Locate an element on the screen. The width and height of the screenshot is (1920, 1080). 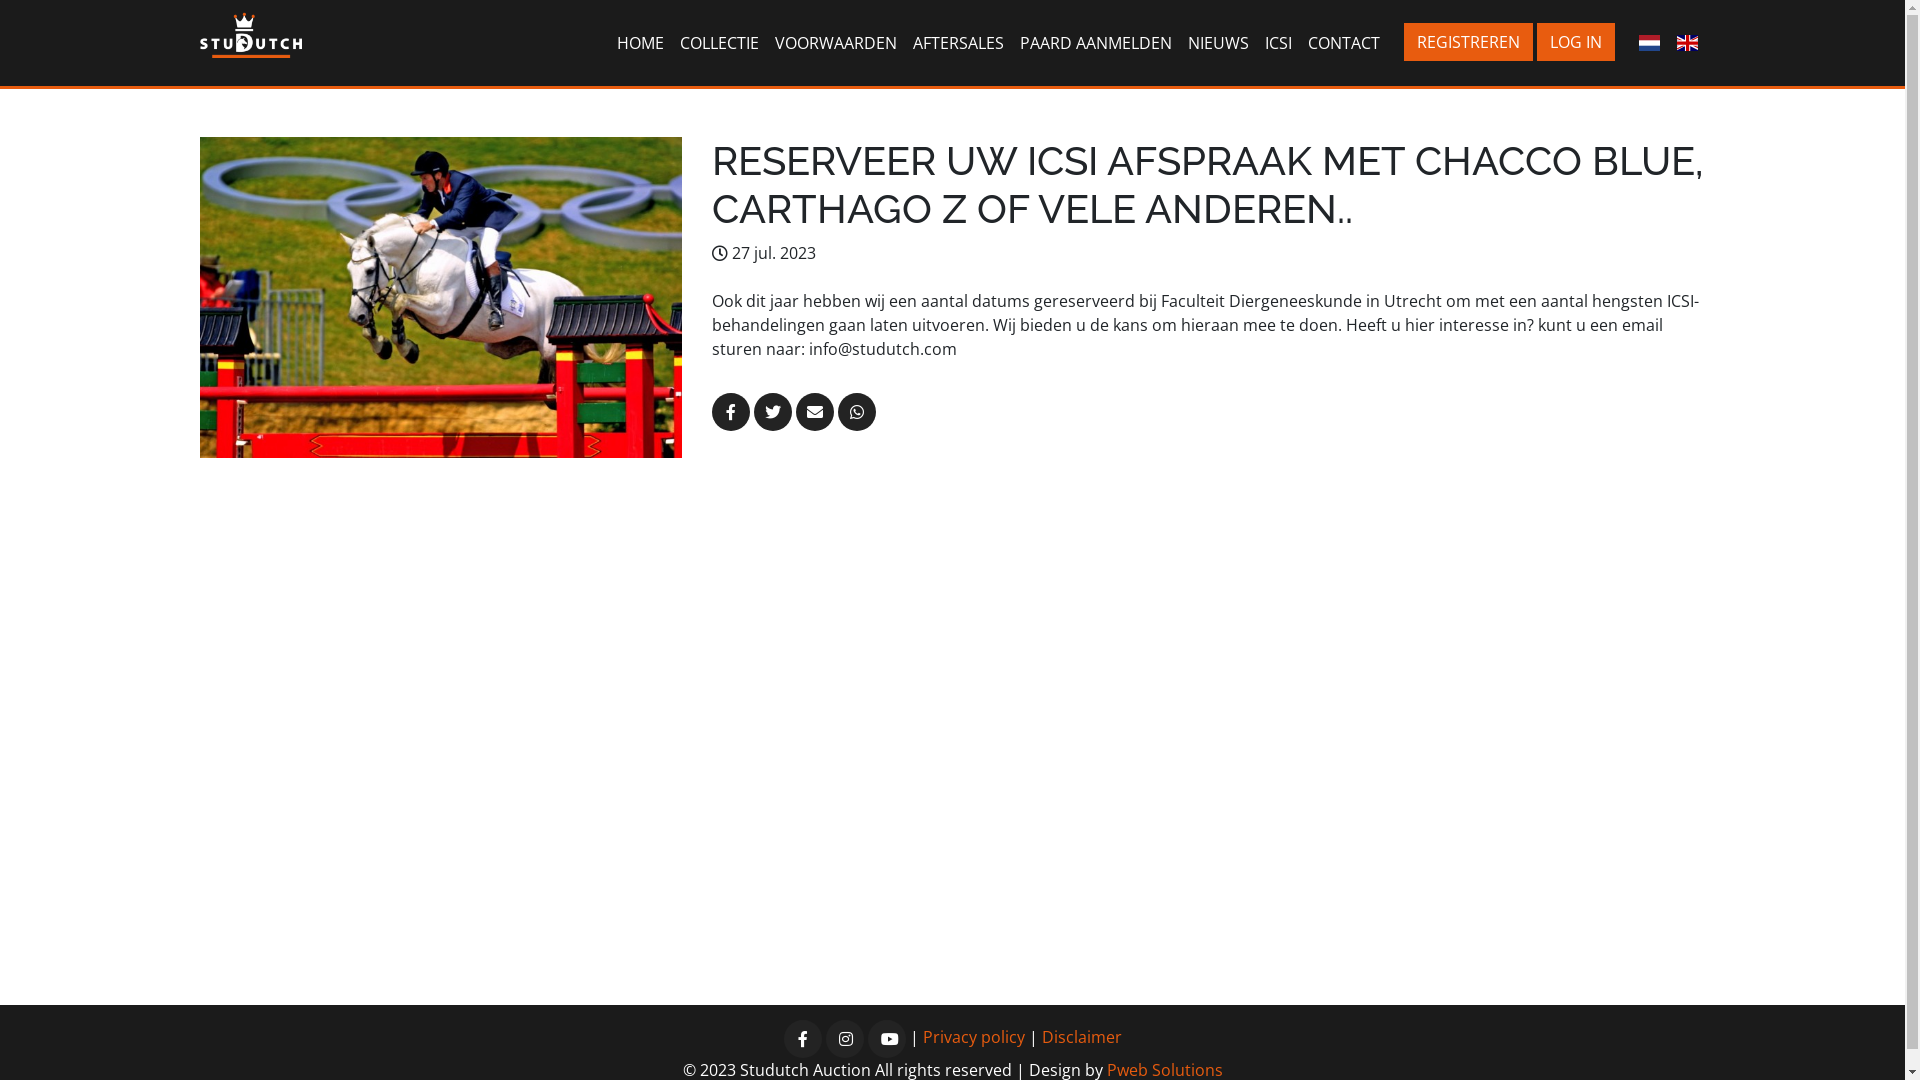
'VOORWAARDEN' is located at coordinates (835, 42).